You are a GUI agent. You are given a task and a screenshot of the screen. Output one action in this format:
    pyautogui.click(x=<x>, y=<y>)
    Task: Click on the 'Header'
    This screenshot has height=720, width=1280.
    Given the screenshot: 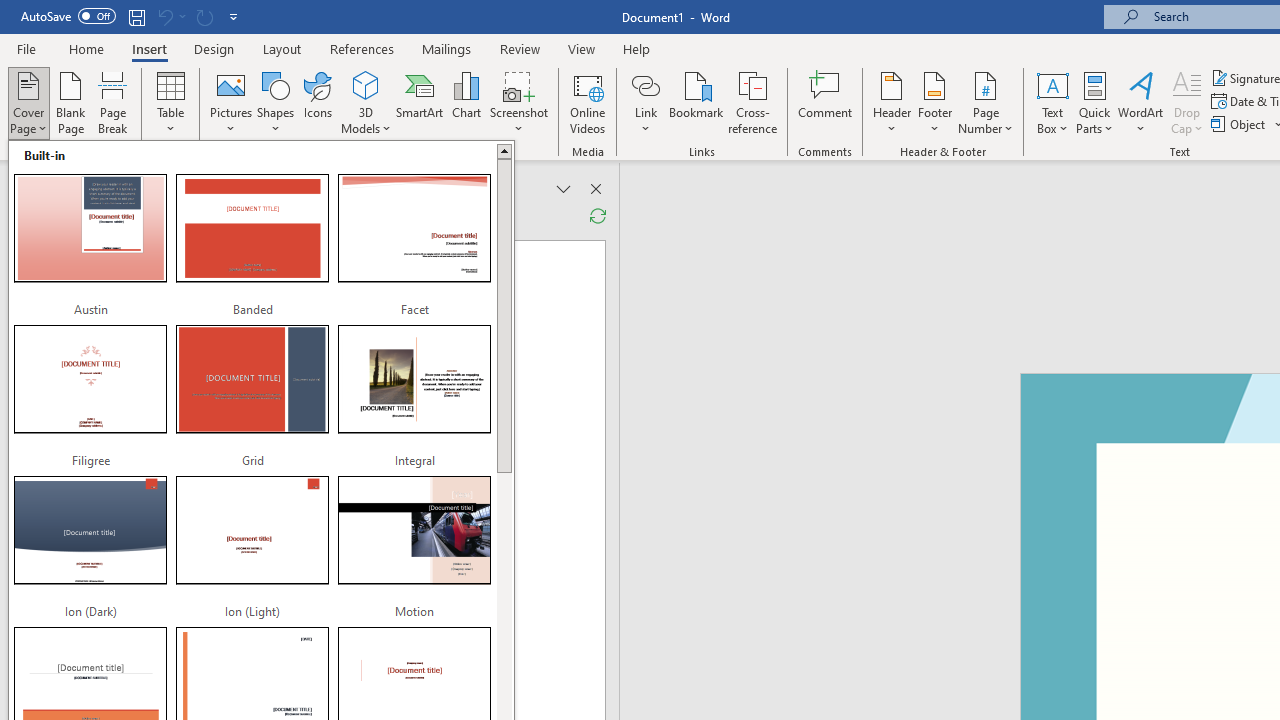 What is the action you would take?
    pyautogui.click(x=891, y=103)
    